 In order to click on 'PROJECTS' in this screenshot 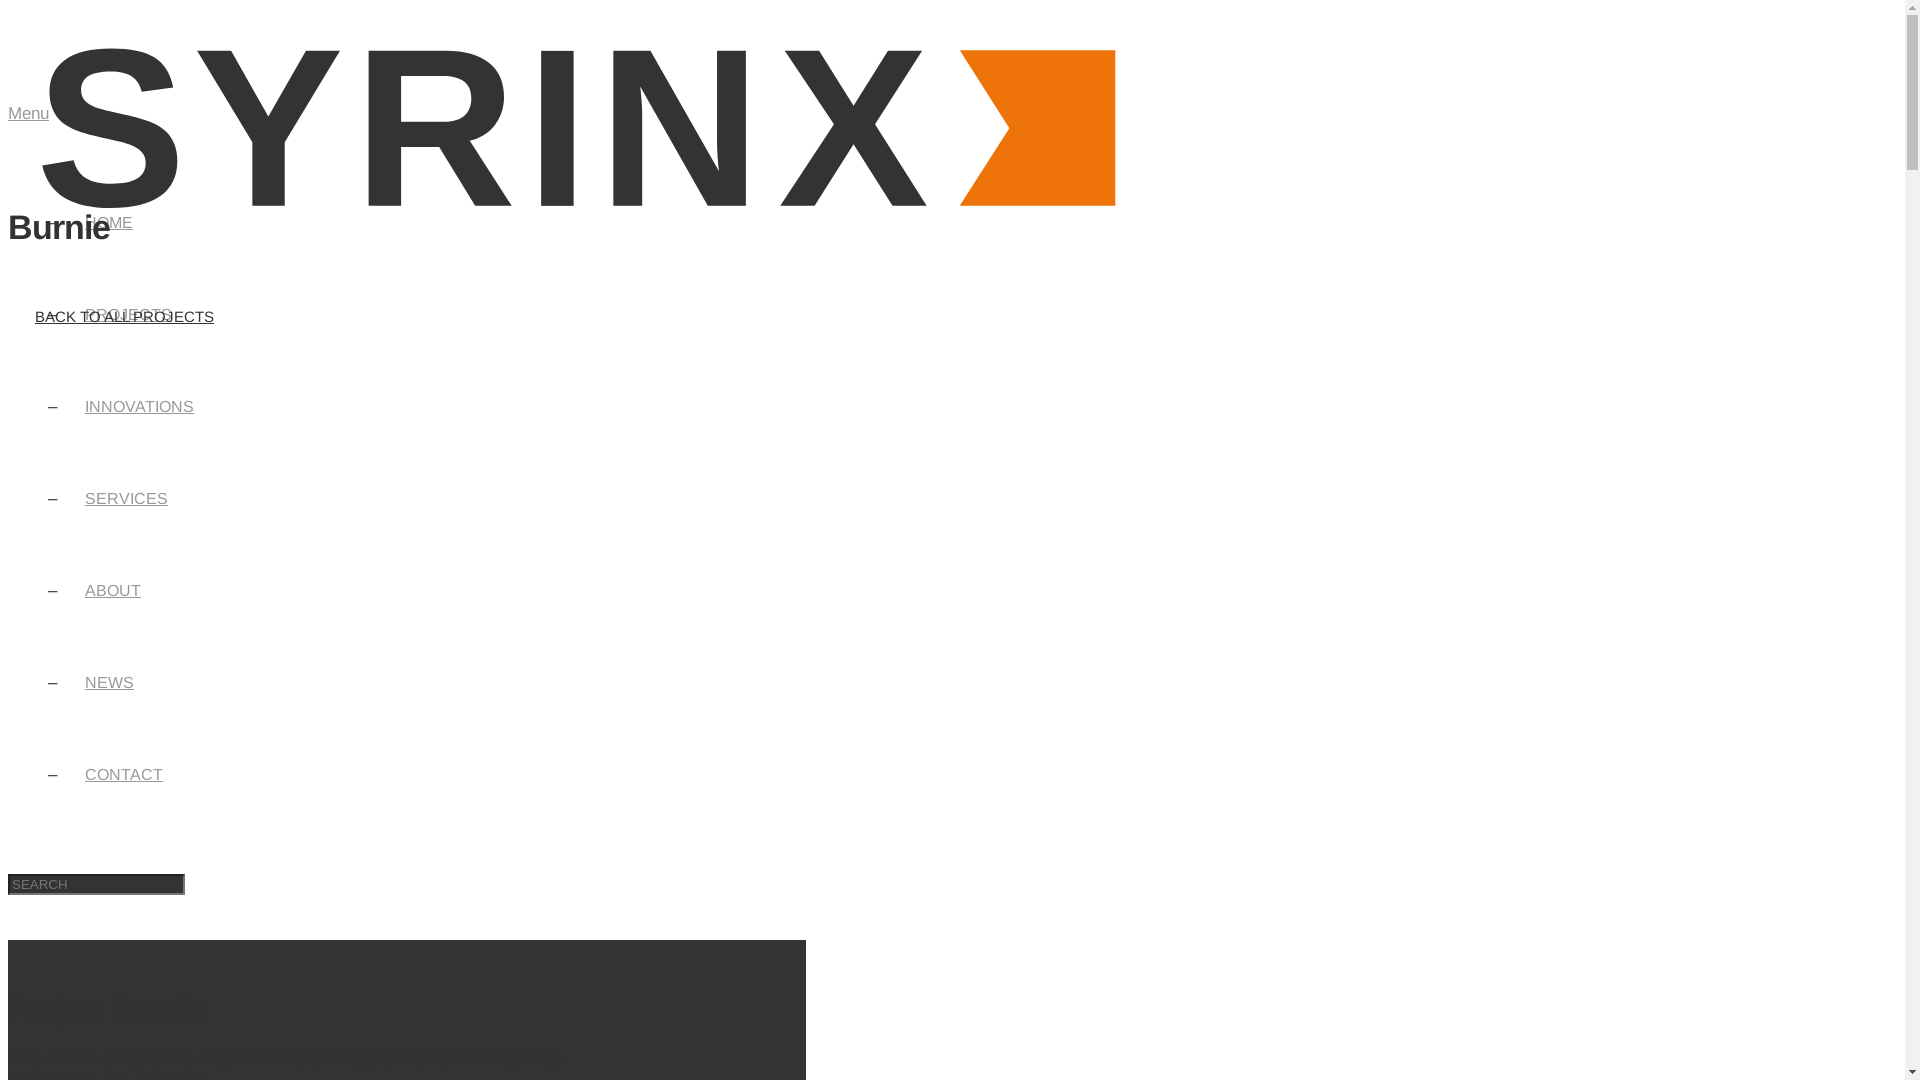, I will do `click(127, 314)`.